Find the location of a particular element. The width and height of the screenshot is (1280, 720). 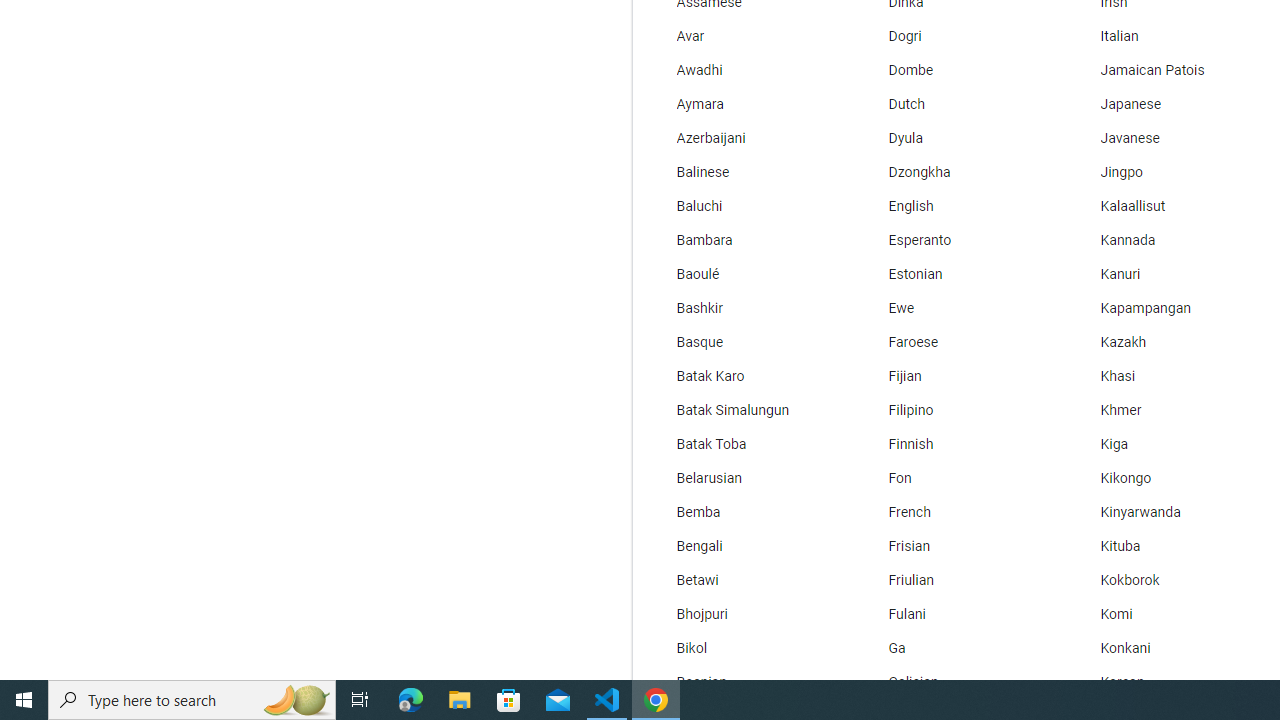

'Bemba' is located at coordinates (744, 512).